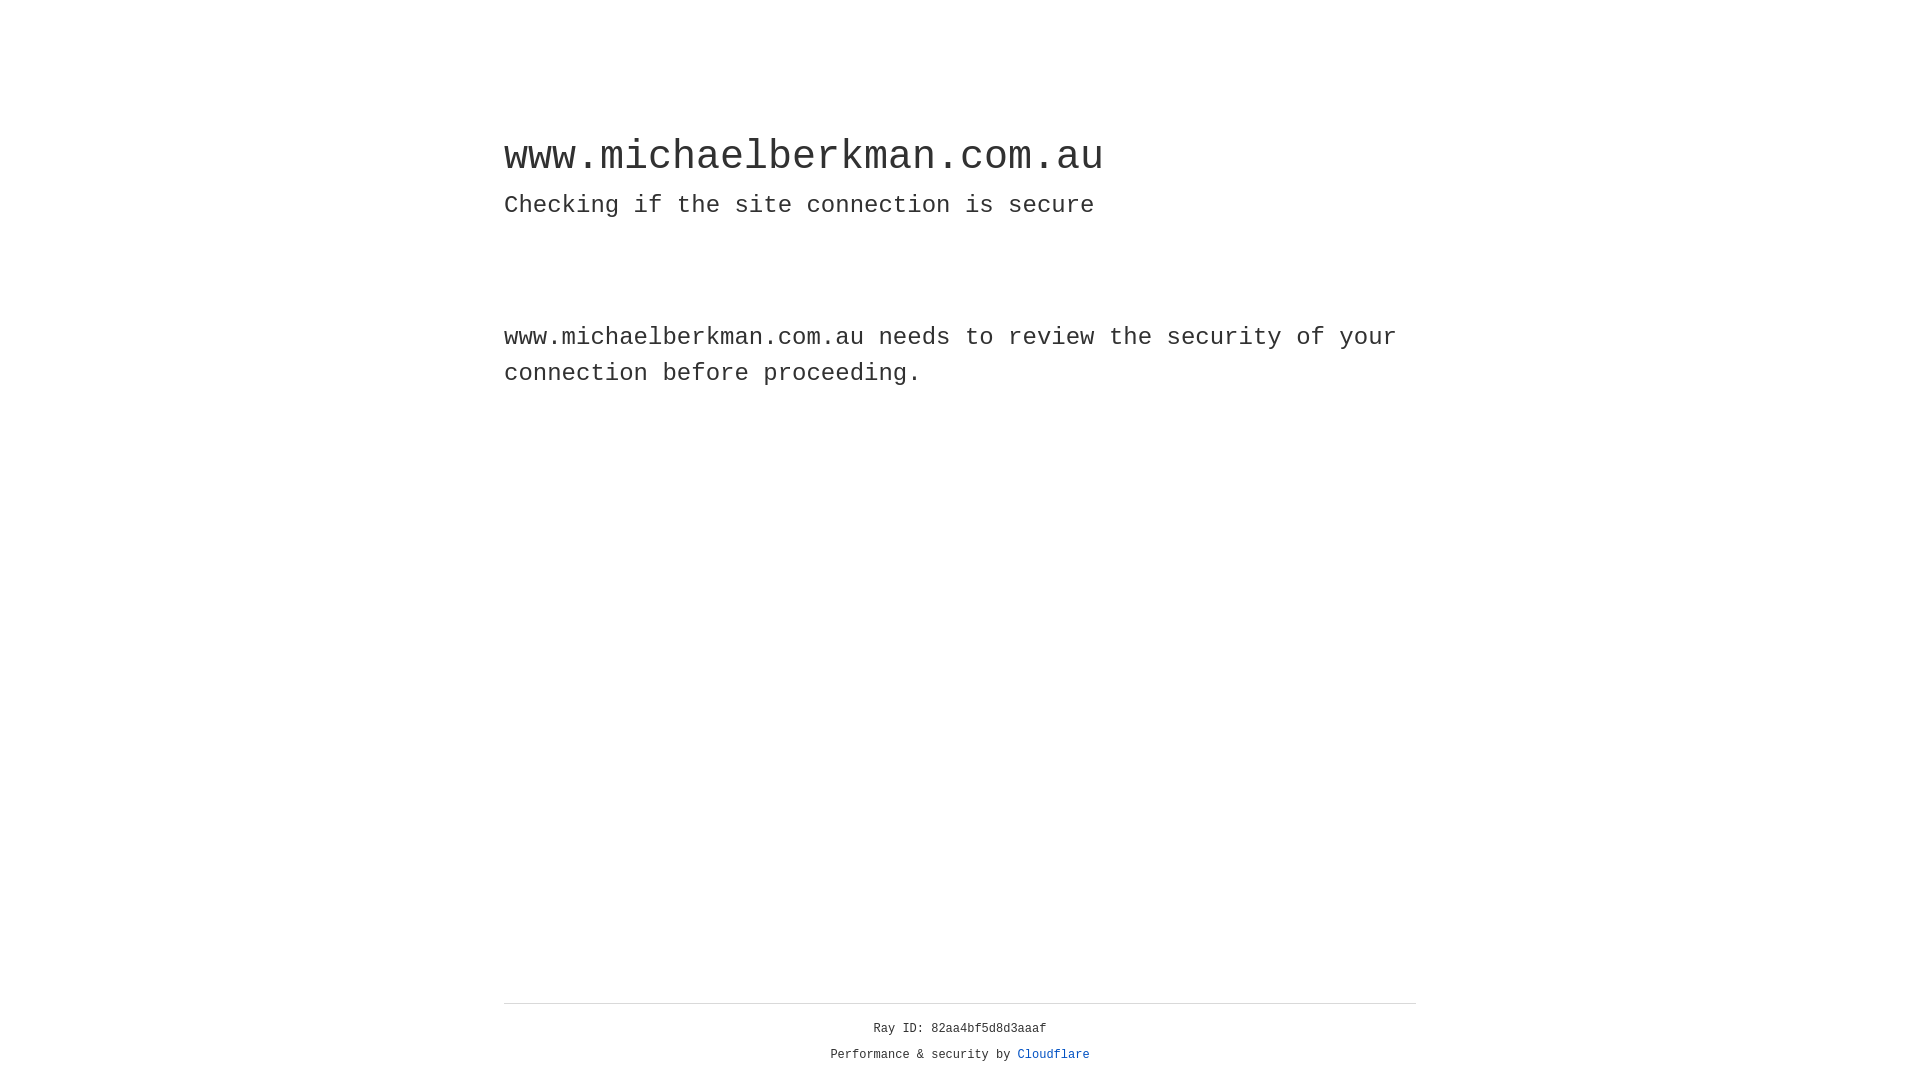 The width and height of the screenshot is (1920, 1080). Describe the element at coordinates (1053, 1054) in the screenshot. I see `'Cloudflare'` at that location.